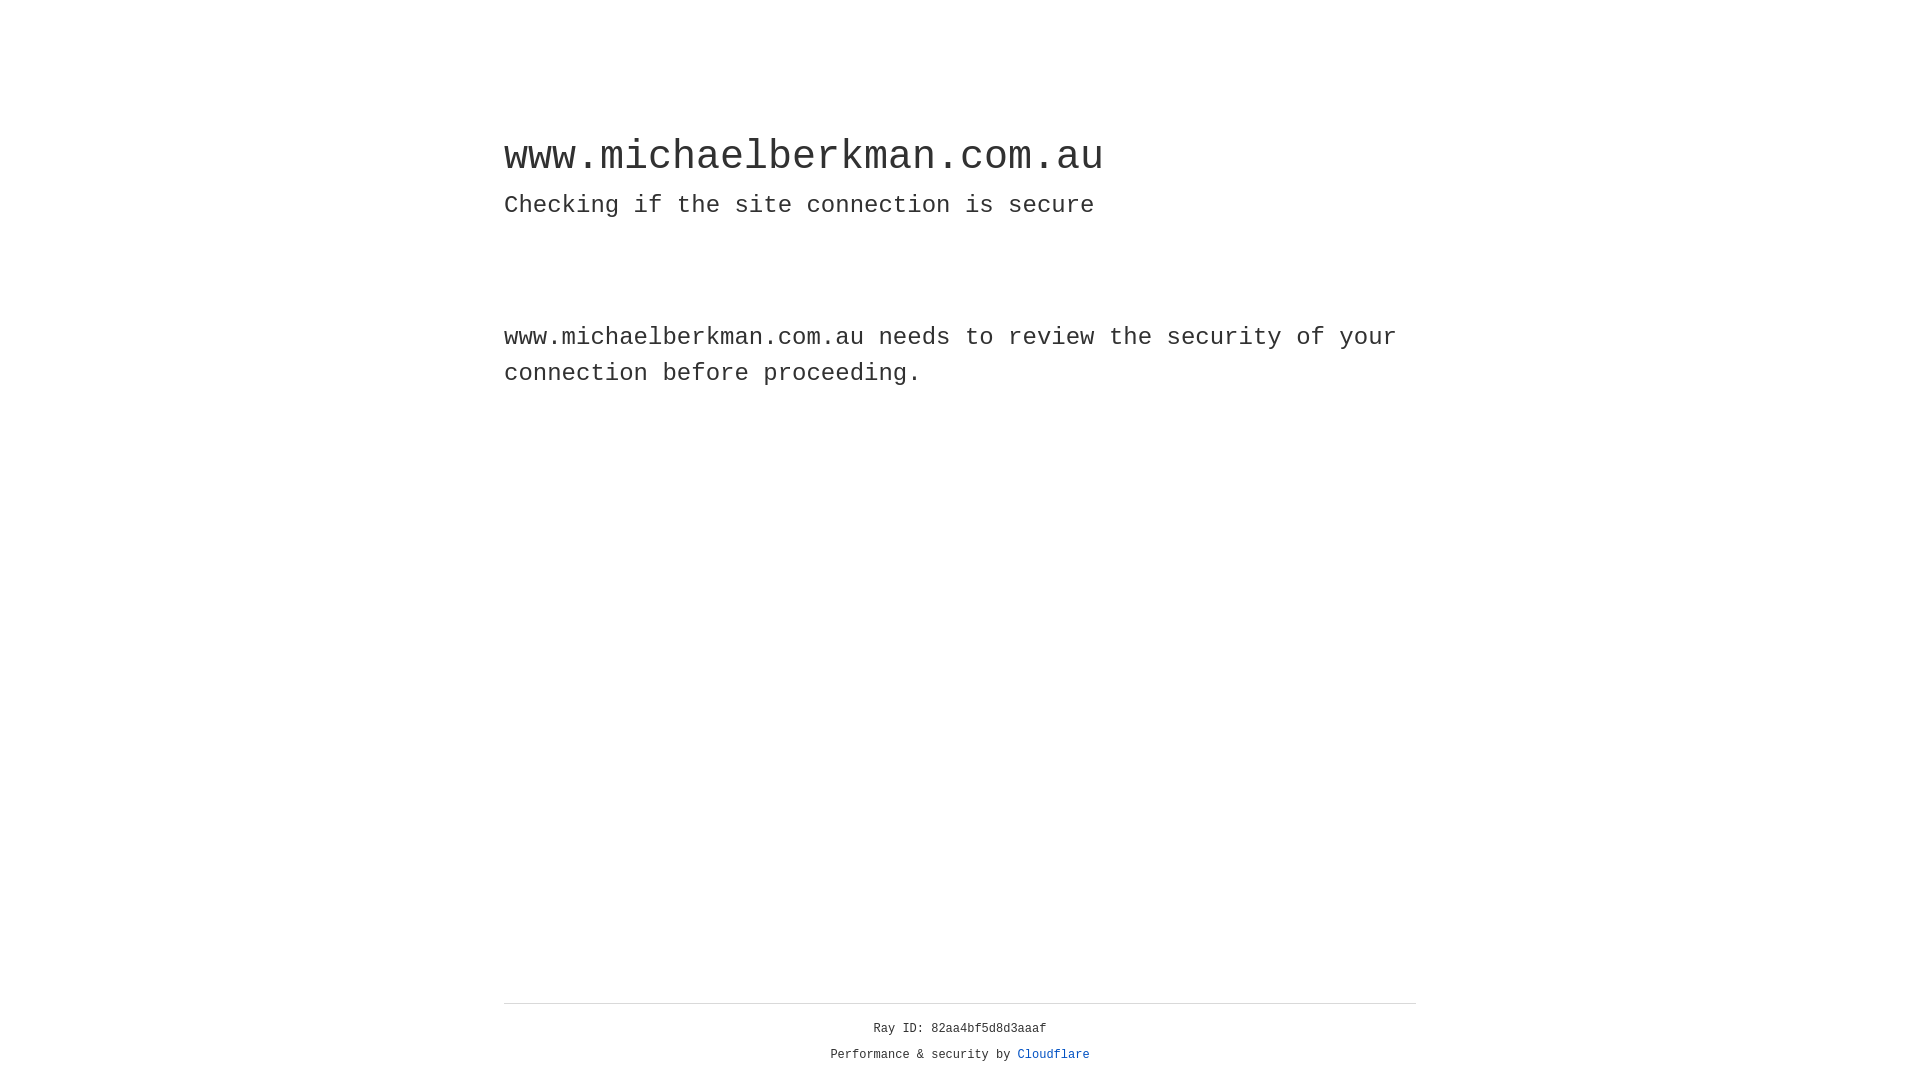 The width and height of the screenshot is (1920, 1080). Describe the element at coordinates (1053, 1054) in the screenshot. I see `'Cloudflare'` at that location.